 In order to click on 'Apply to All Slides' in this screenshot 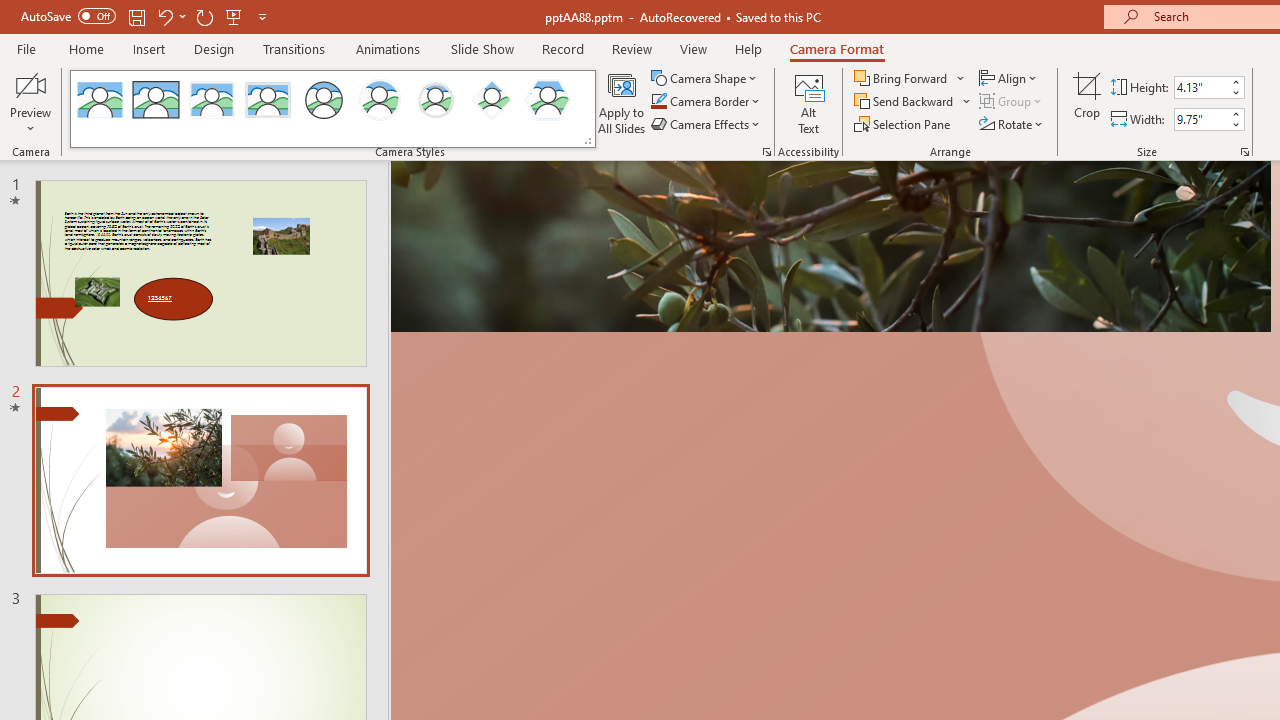, I will do `click(621, 103)`.